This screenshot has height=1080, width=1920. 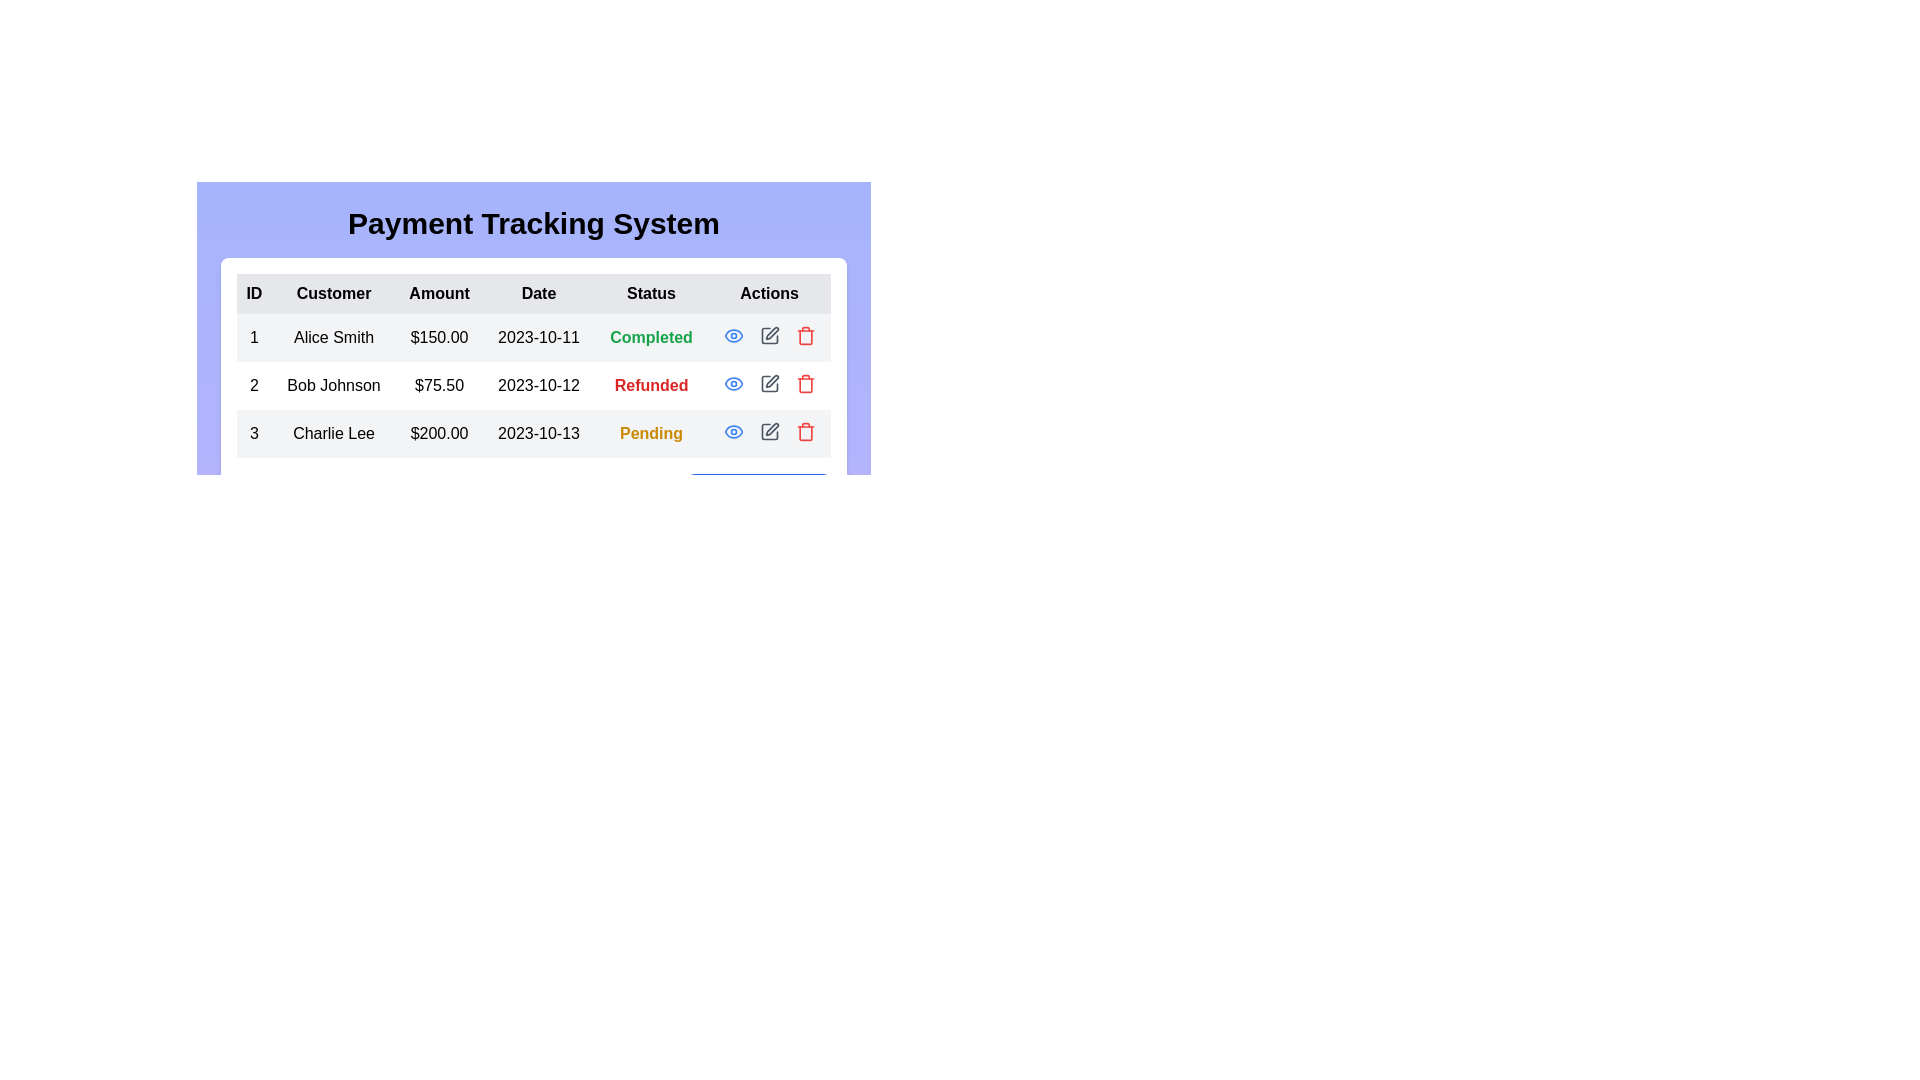 What do you see at coordinates (438, 385) in the screenshot?
I see `the Text Display element that shows the amount '$75.50' for the payment transaction associated with 'Bob Johnson'` at bounding box center [438, 385].